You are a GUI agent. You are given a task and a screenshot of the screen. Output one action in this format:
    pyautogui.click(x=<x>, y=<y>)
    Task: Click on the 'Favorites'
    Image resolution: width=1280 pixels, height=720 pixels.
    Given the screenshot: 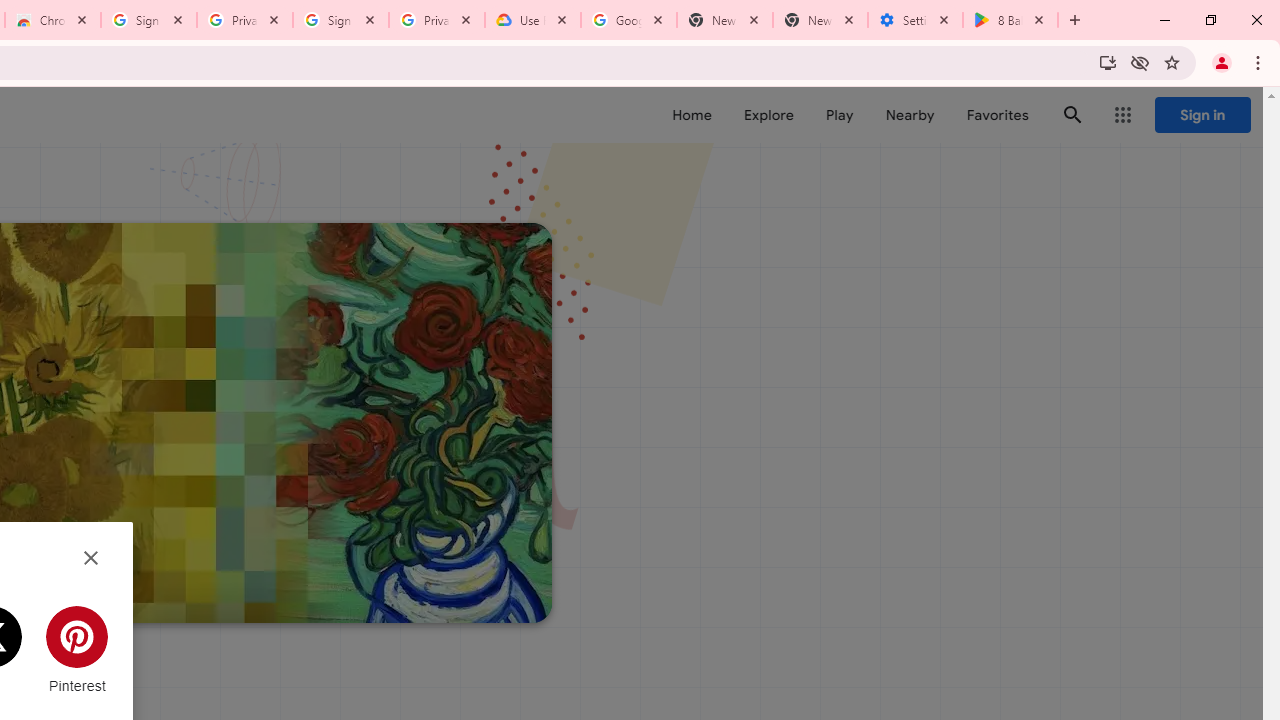 What is the action you would take?
    pyautogui.click(x=997, y=115)
    